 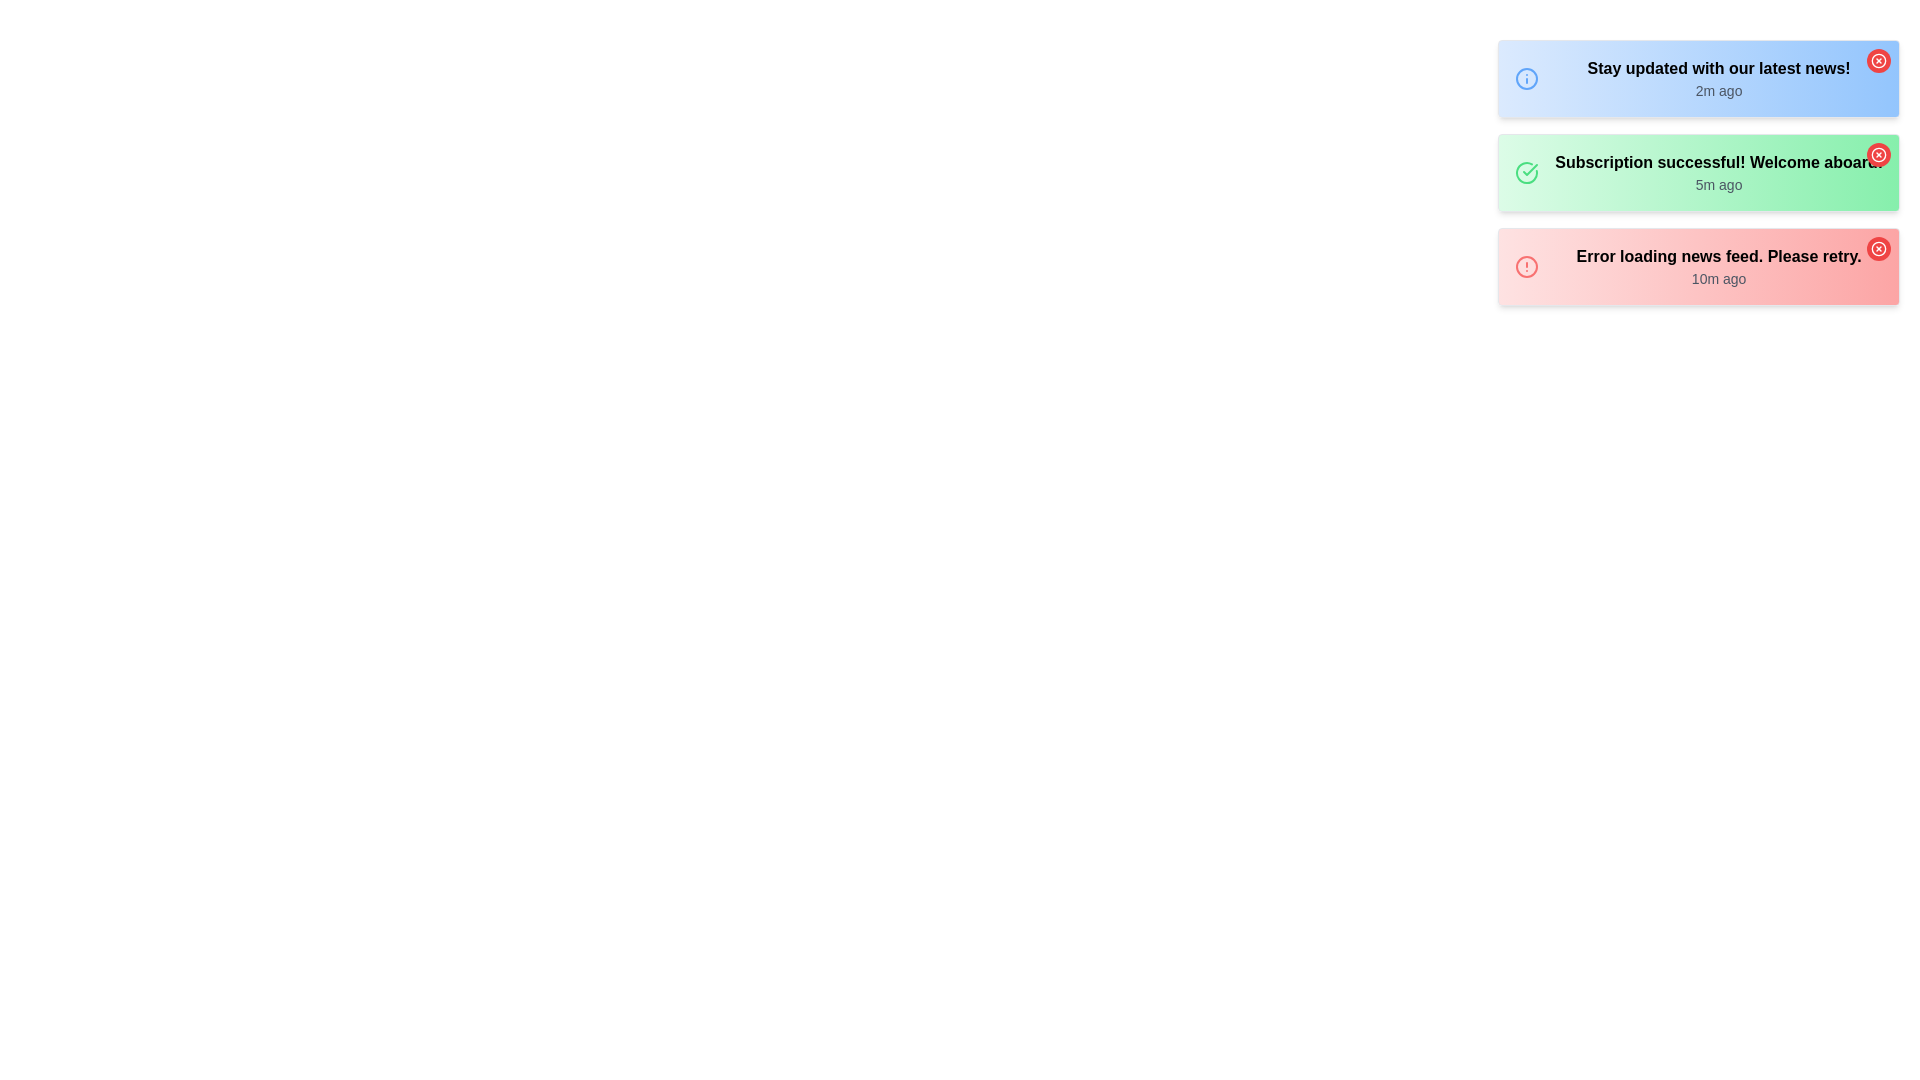 I want to click on the SVG Circle element, which is part of the information icon in the blue notification box, located to the left of the text 'Stay updated with our latest news!', so click(x=1526, y=77).